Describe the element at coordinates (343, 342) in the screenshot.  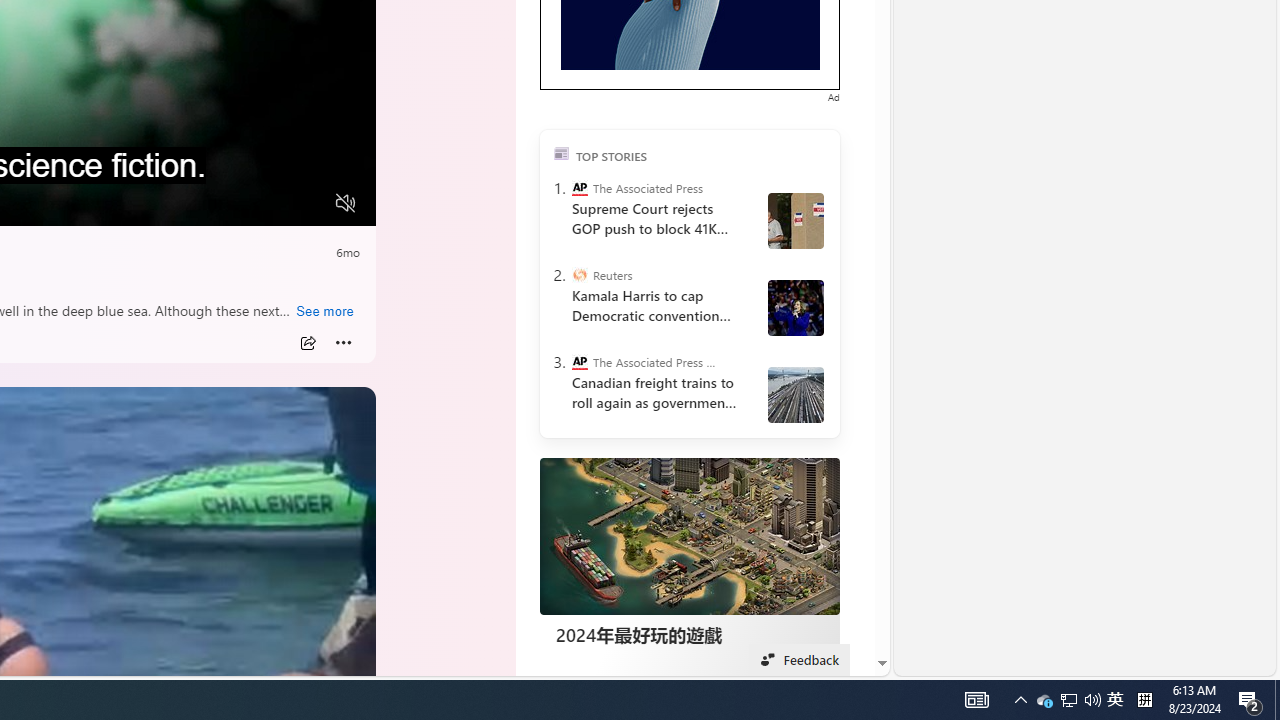
I see `'Class: at-item inline-watch'` at that location.